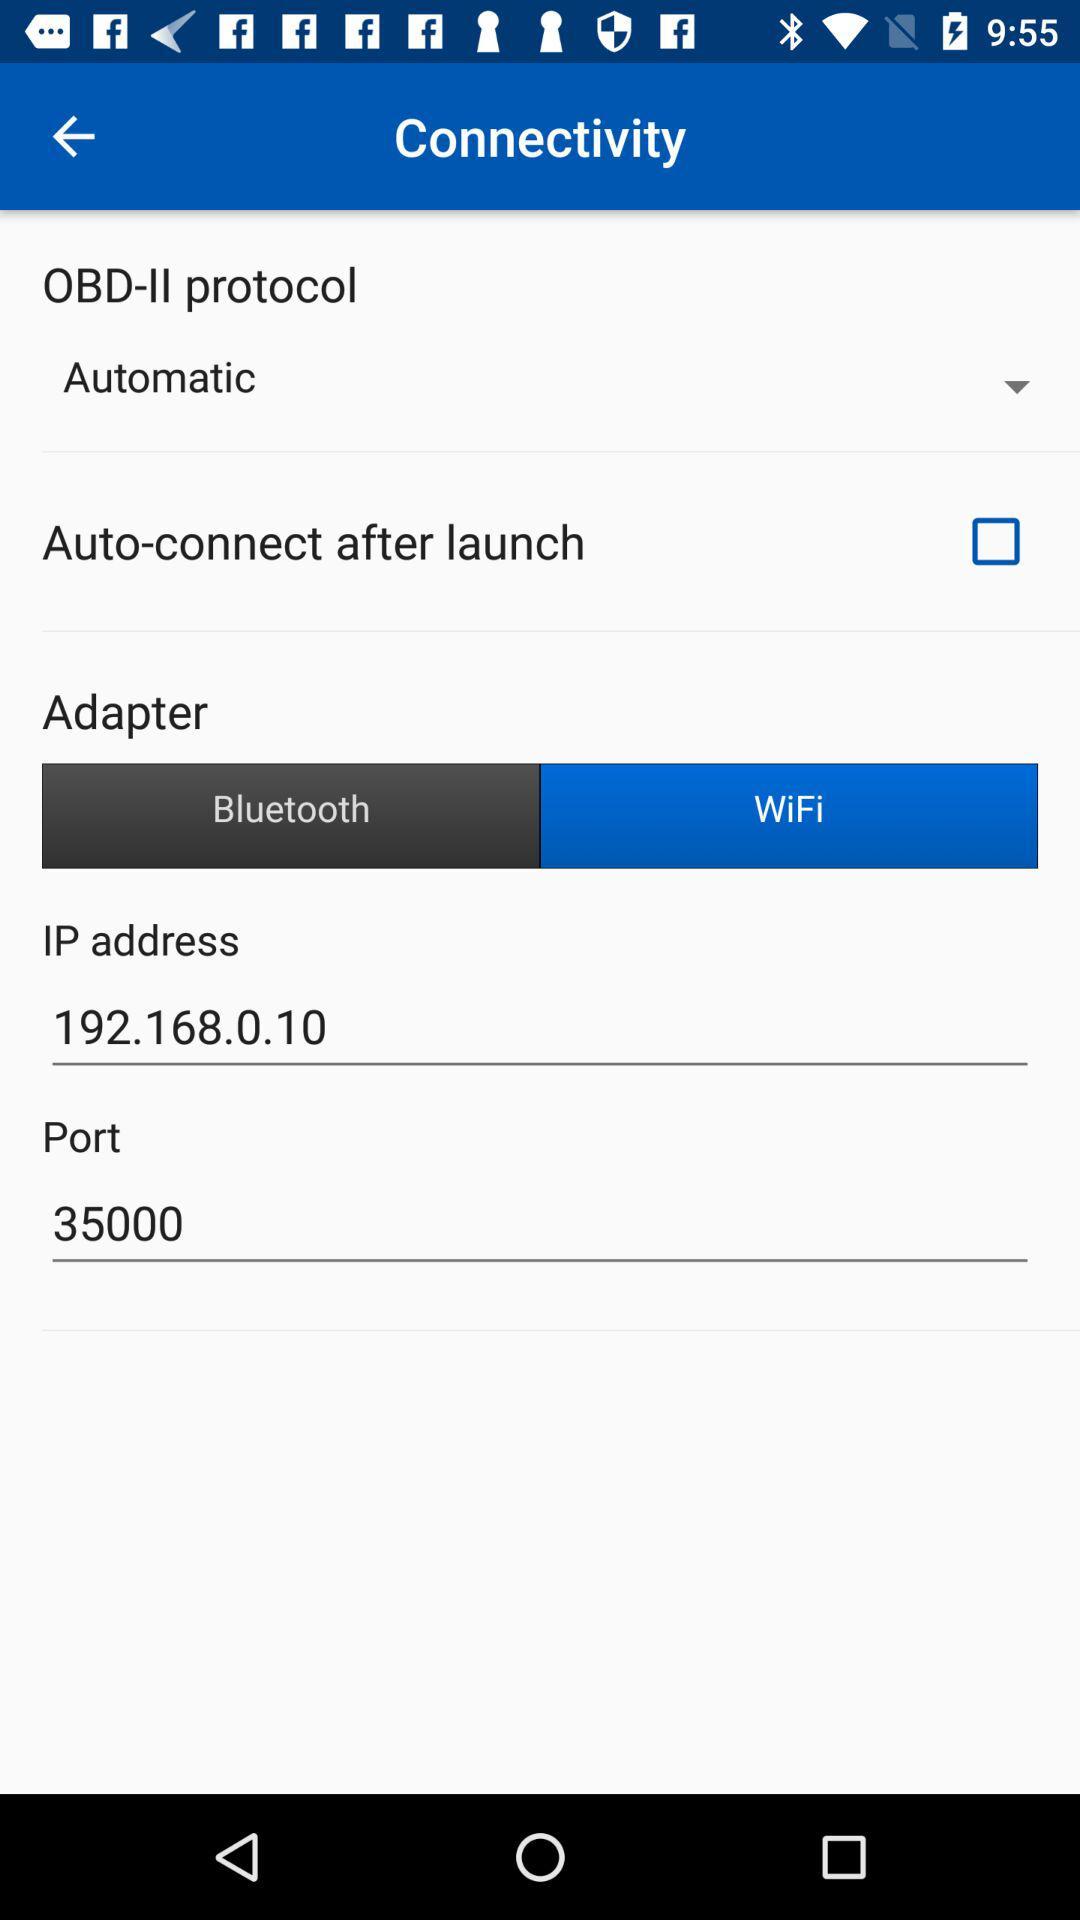 This screenshot has width=1080, height=1920. Describe the element at coordinates (290, 816) in the screenshot. I see `icon above the ip address` at that location.